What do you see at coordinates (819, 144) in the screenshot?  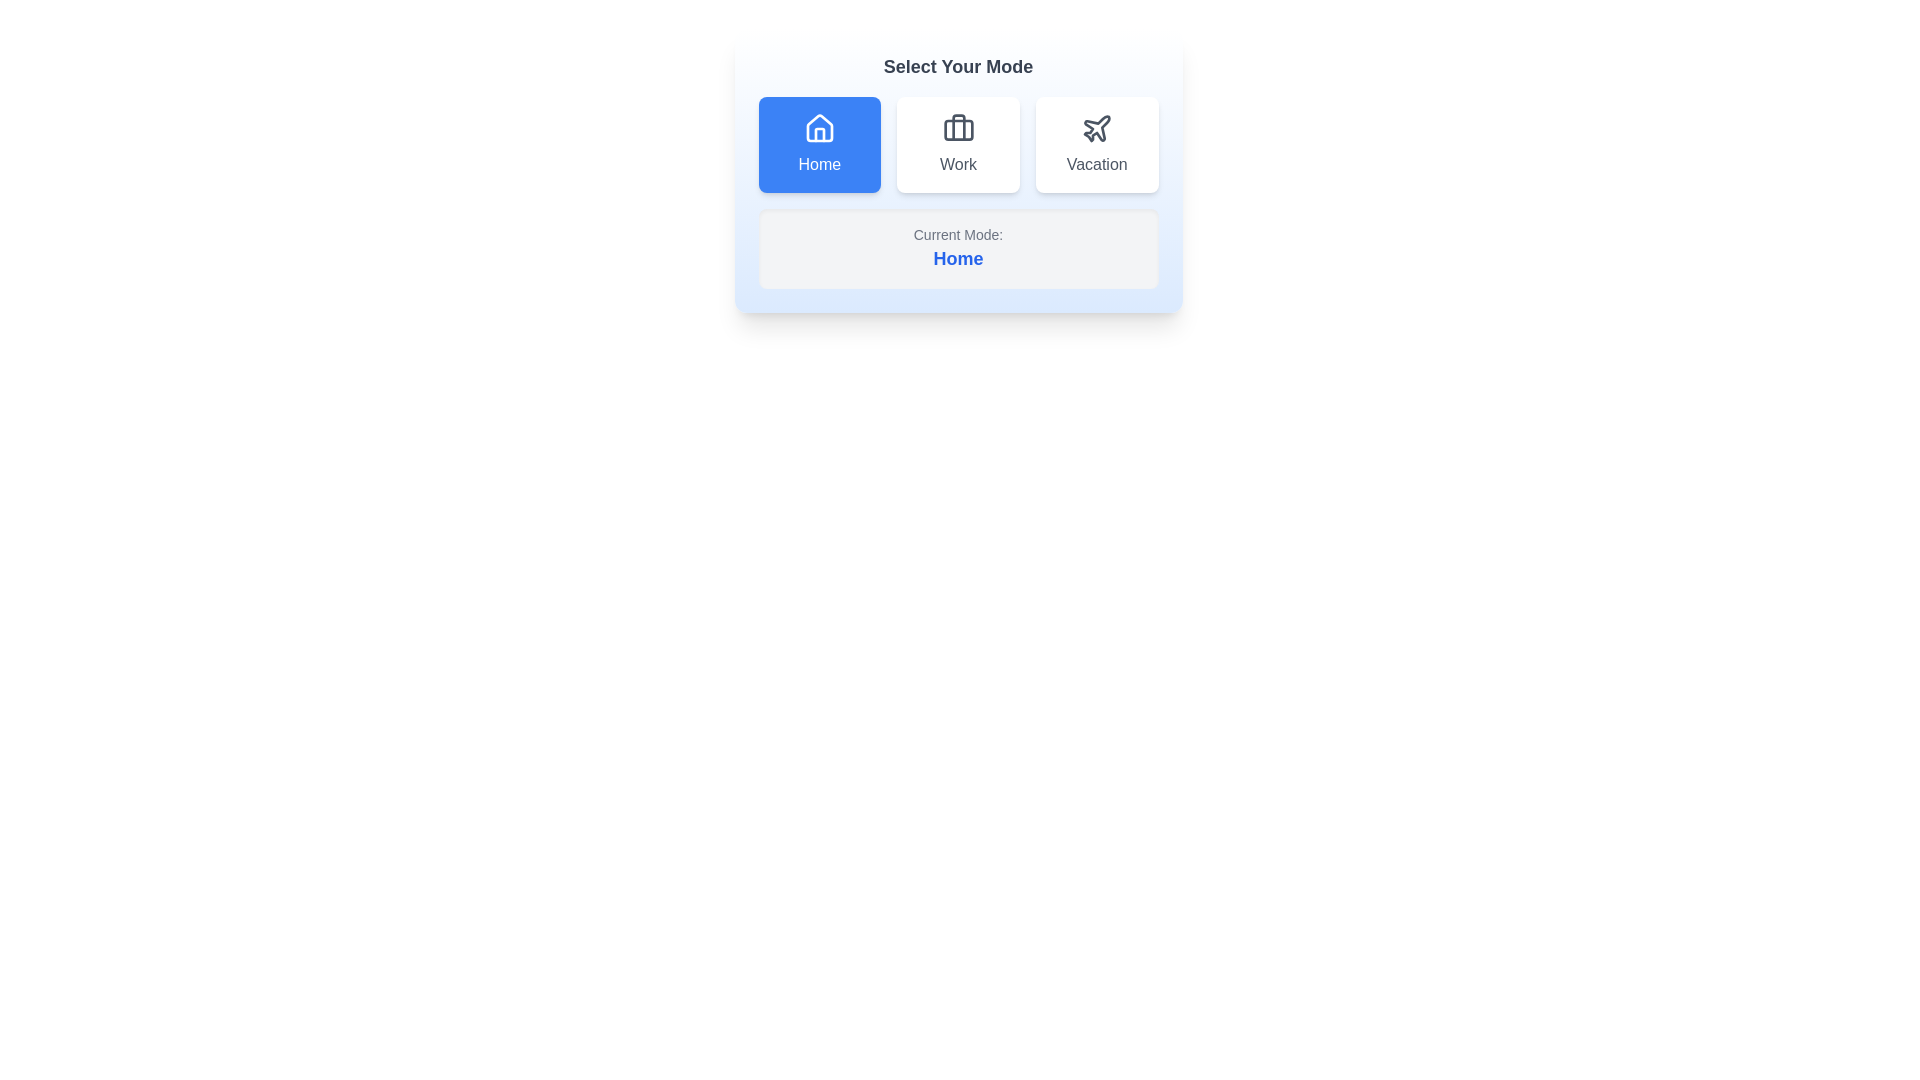 I see `the button corresponding to Home to select it` at bounding box center [819, 144].